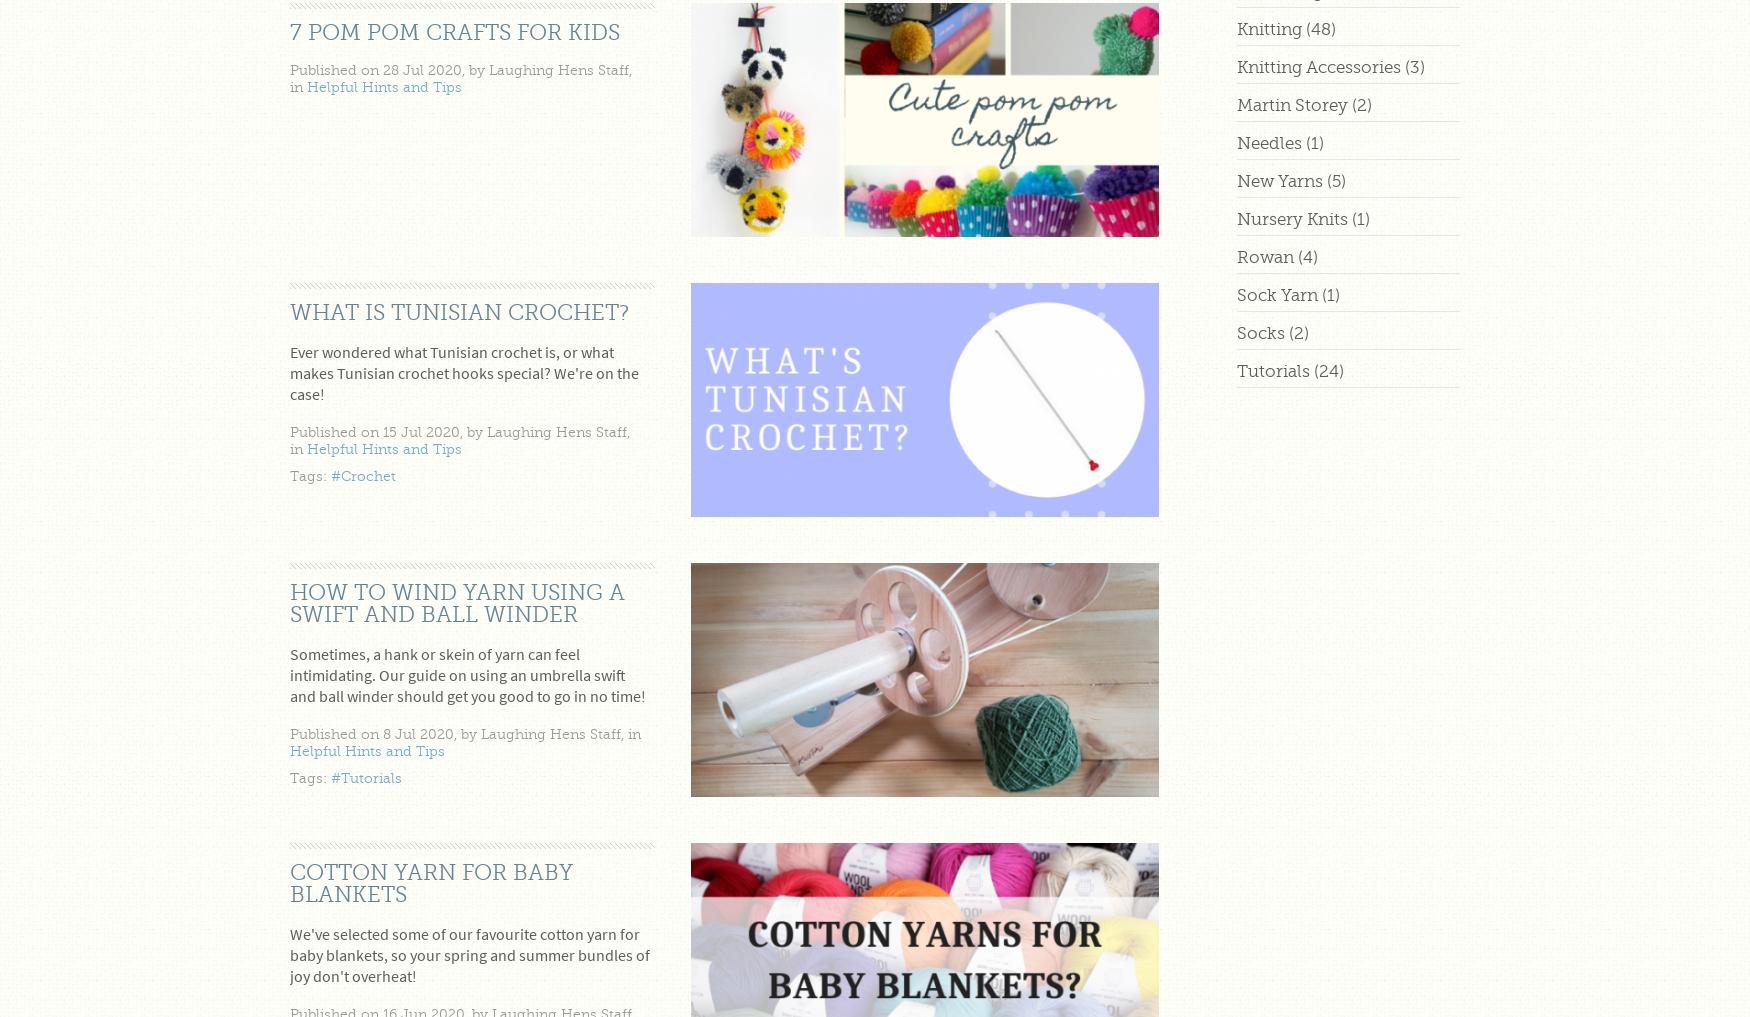 The width and height of the screenshot is (1750, 1017). Describe the element at coordinates (288, 312) in the screenshot. I see `'What is Tunisian crochet?'` at that location.